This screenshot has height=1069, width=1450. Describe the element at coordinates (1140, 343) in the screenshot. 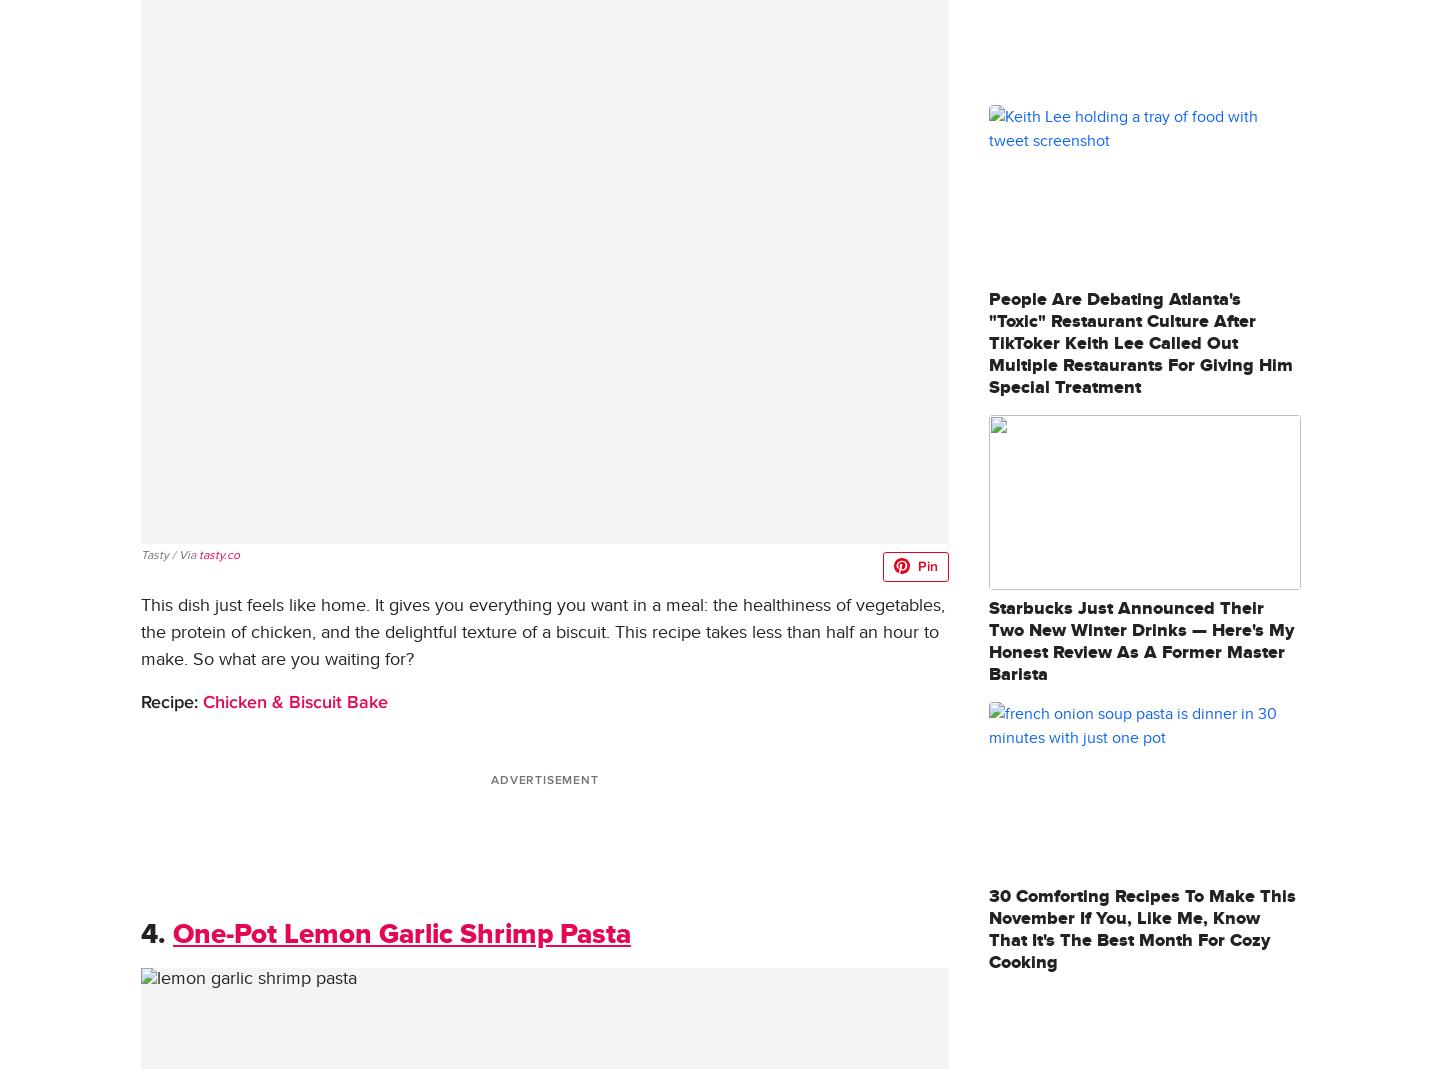

I see `'People Are Debating Atlanta's "Toxic" Restaurant Culture After TikToker Keith Lee Called Out Multiple Restaurants For Giving Him Special Treatment'` at that location.